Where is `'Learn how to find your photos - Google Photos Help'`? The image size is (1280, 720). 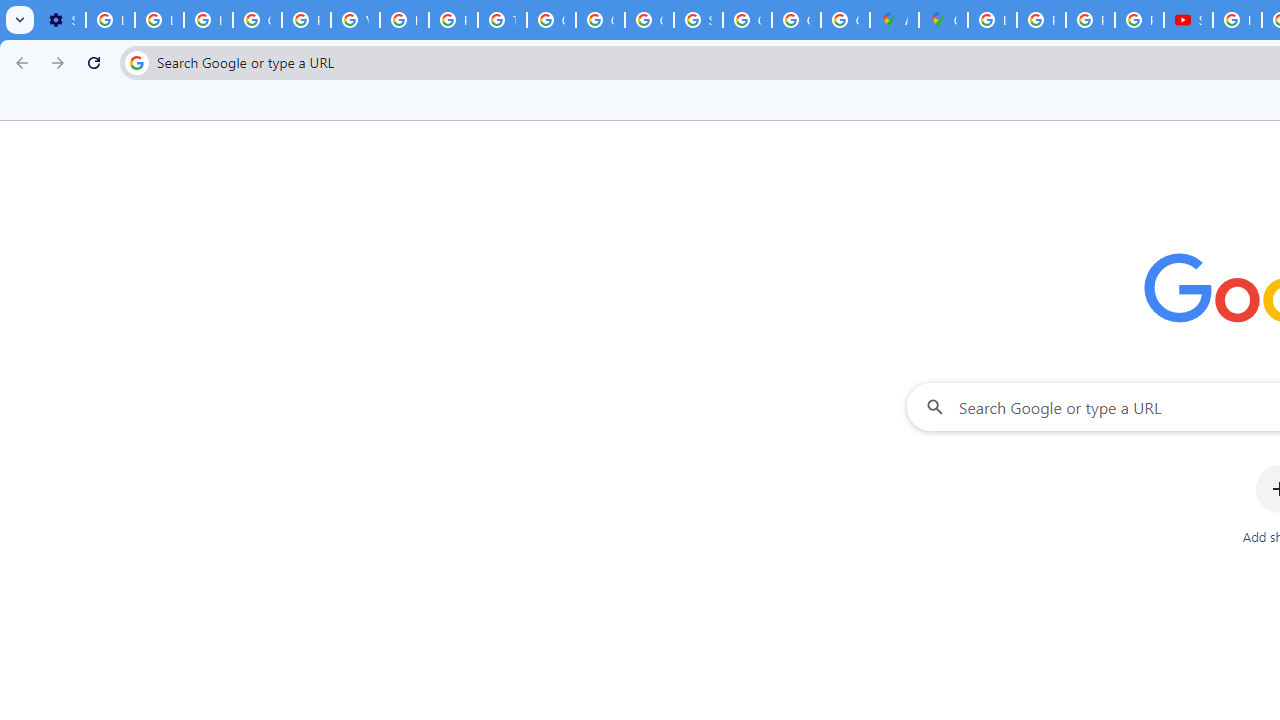
'Learn how to find your photos - Google Photos Help' is located at coordinates (158, 20).